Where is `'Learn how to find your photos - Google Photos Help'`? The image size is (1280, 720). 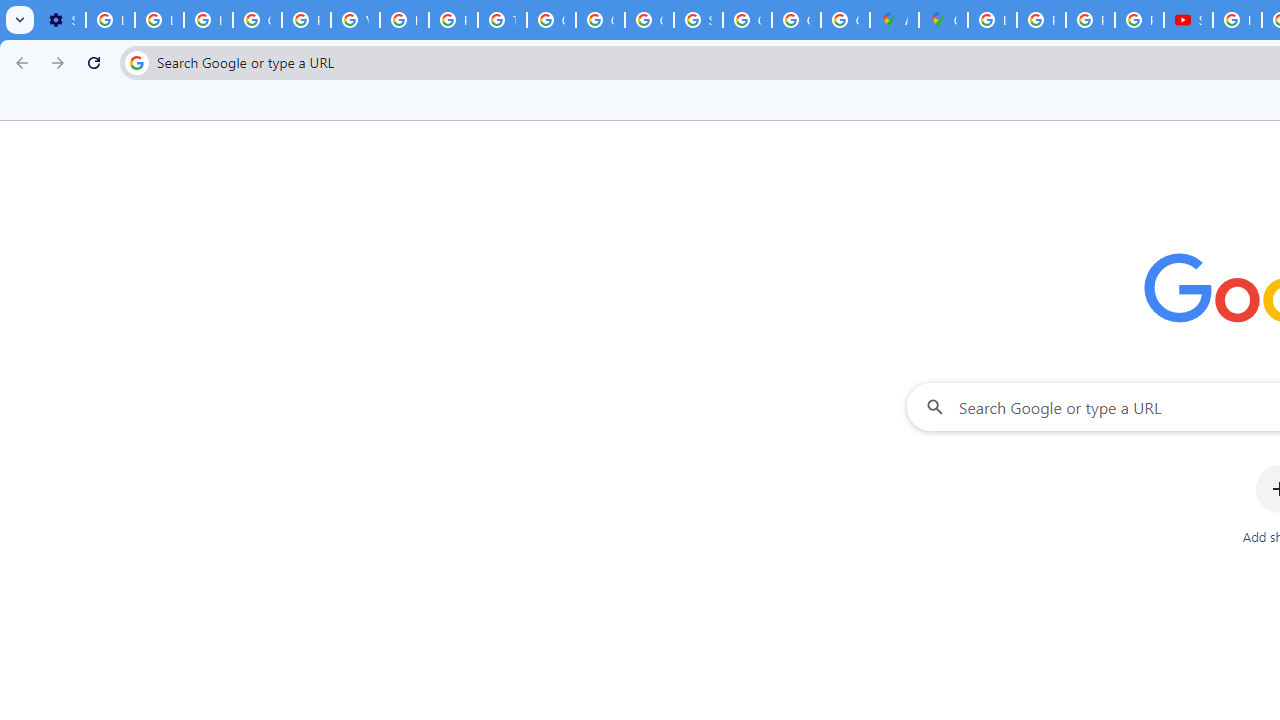
'Learn how to find your photos - Google Photos Help' is located at coordinates (158, 20).